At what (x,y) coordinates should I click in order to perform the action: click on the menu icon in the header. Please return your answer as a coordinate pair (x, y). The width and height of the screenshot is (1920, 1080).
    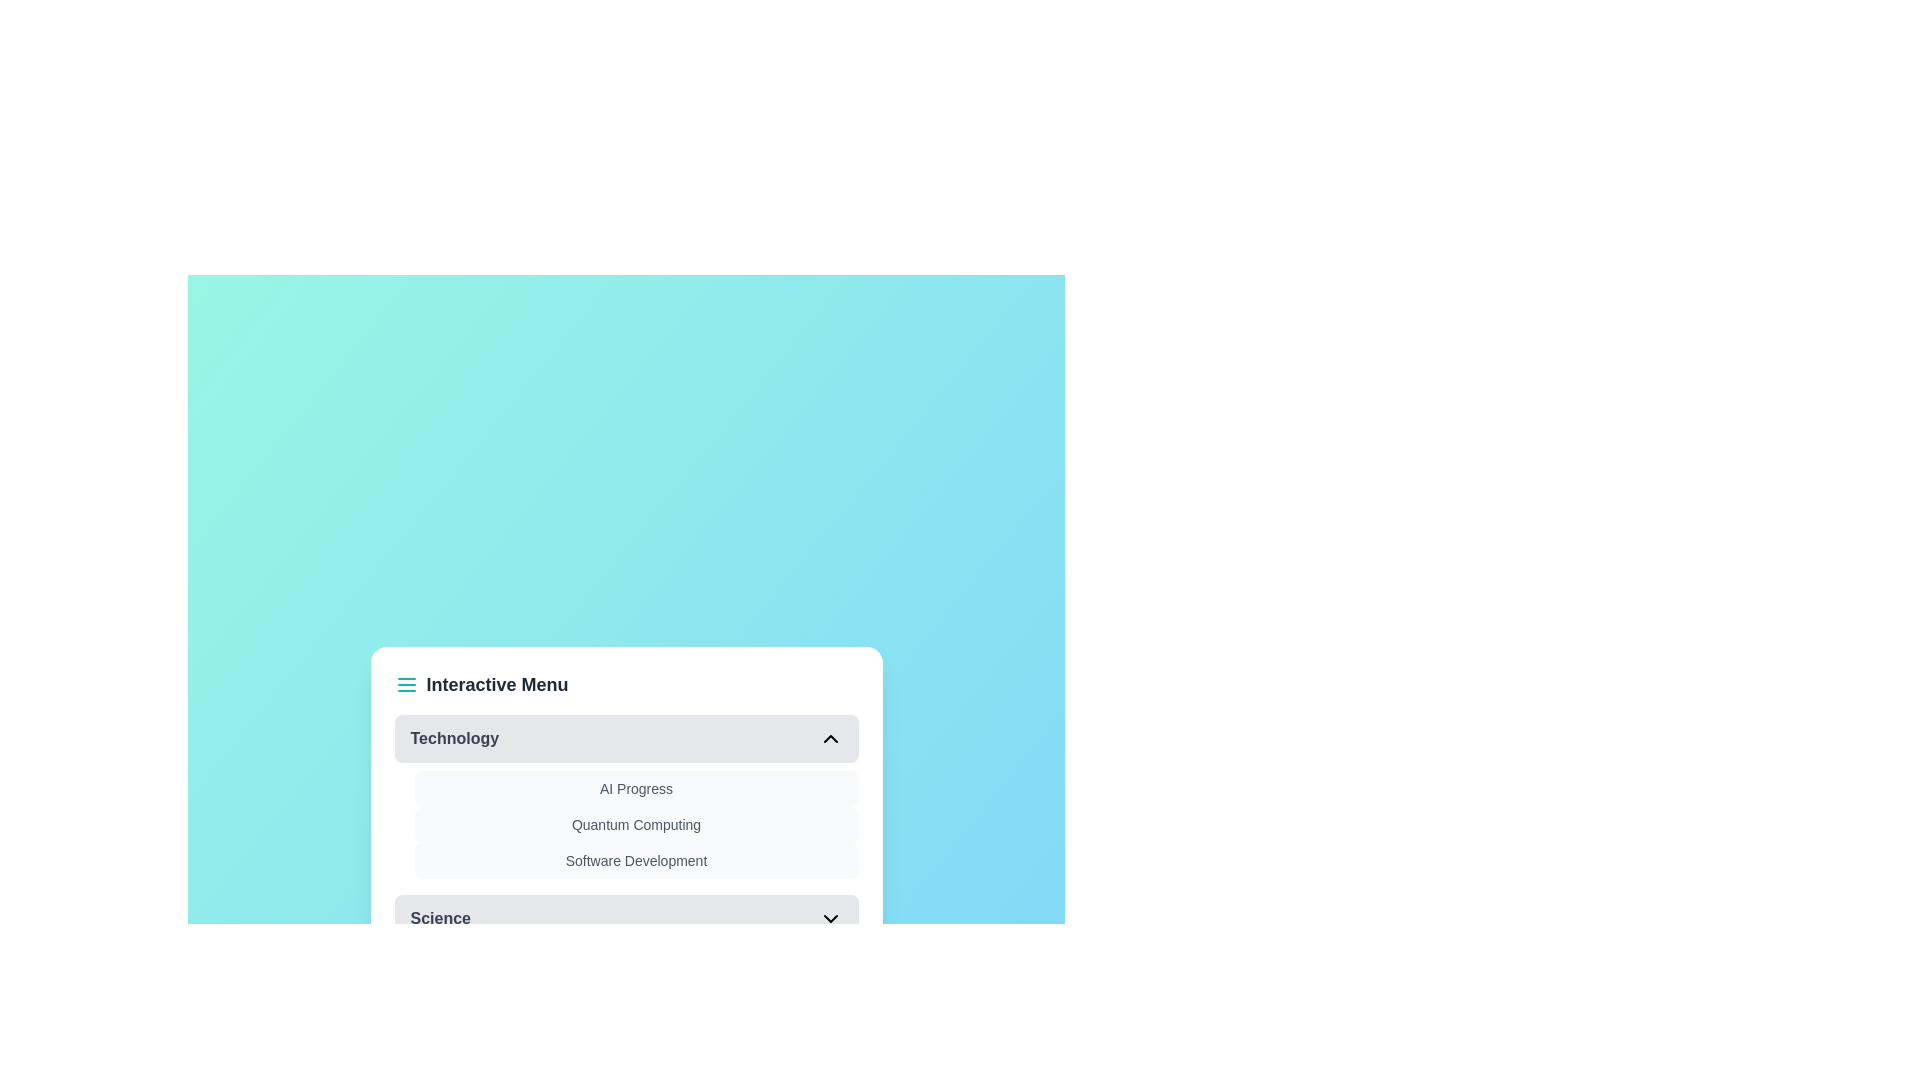
    Looking at the image, I should click on (405, 684).